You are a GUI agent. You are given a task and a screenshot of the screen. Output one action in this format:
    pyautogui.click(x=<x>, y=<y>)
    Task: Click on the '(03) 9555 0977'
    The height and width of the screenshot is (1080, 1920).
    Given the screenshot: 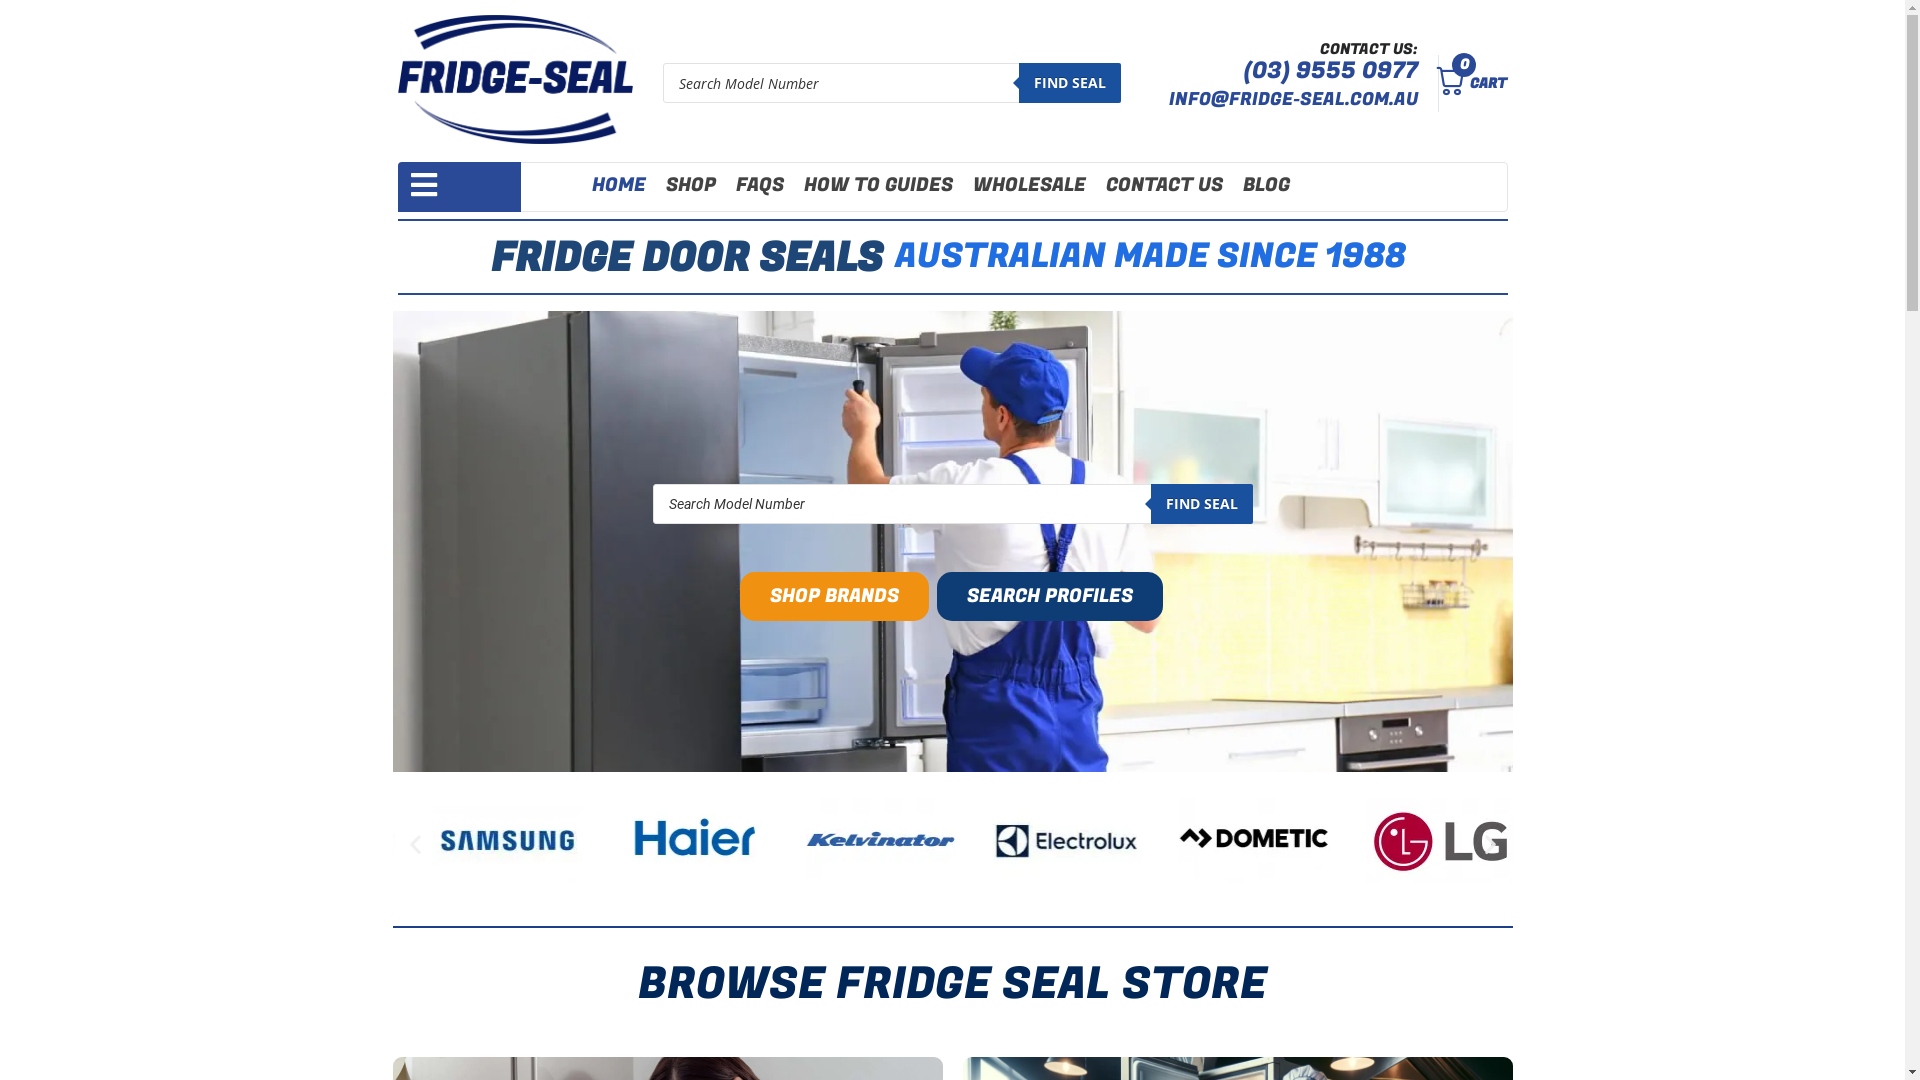 What is the action you would take?
    pyautogui.click(x=1330, y=69)
    